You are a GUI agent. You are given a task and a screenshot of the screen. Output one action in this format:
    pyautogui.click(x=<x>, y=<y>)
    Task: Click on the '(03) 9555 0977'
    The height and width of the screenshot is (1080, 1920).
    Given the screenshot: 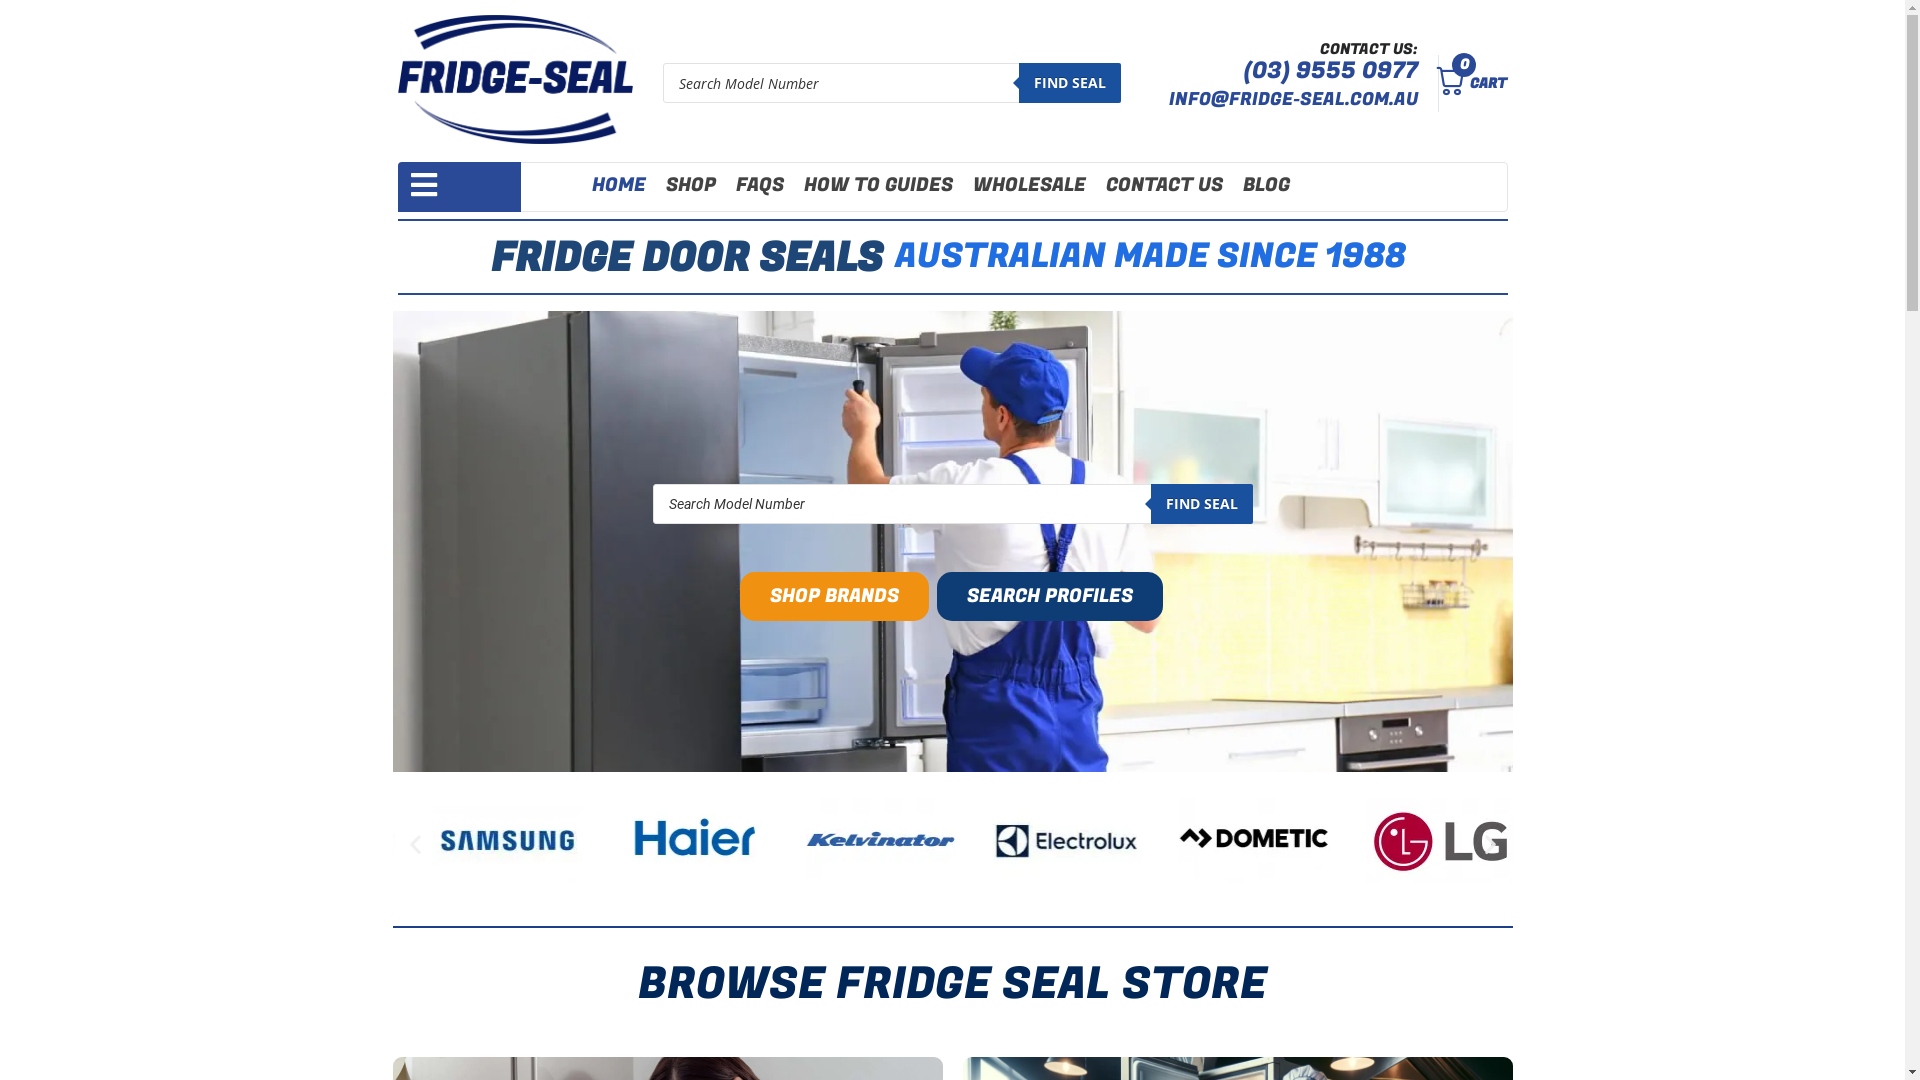 What is the action you would take?
    pyautogui.click(x=1330, y=69)
    